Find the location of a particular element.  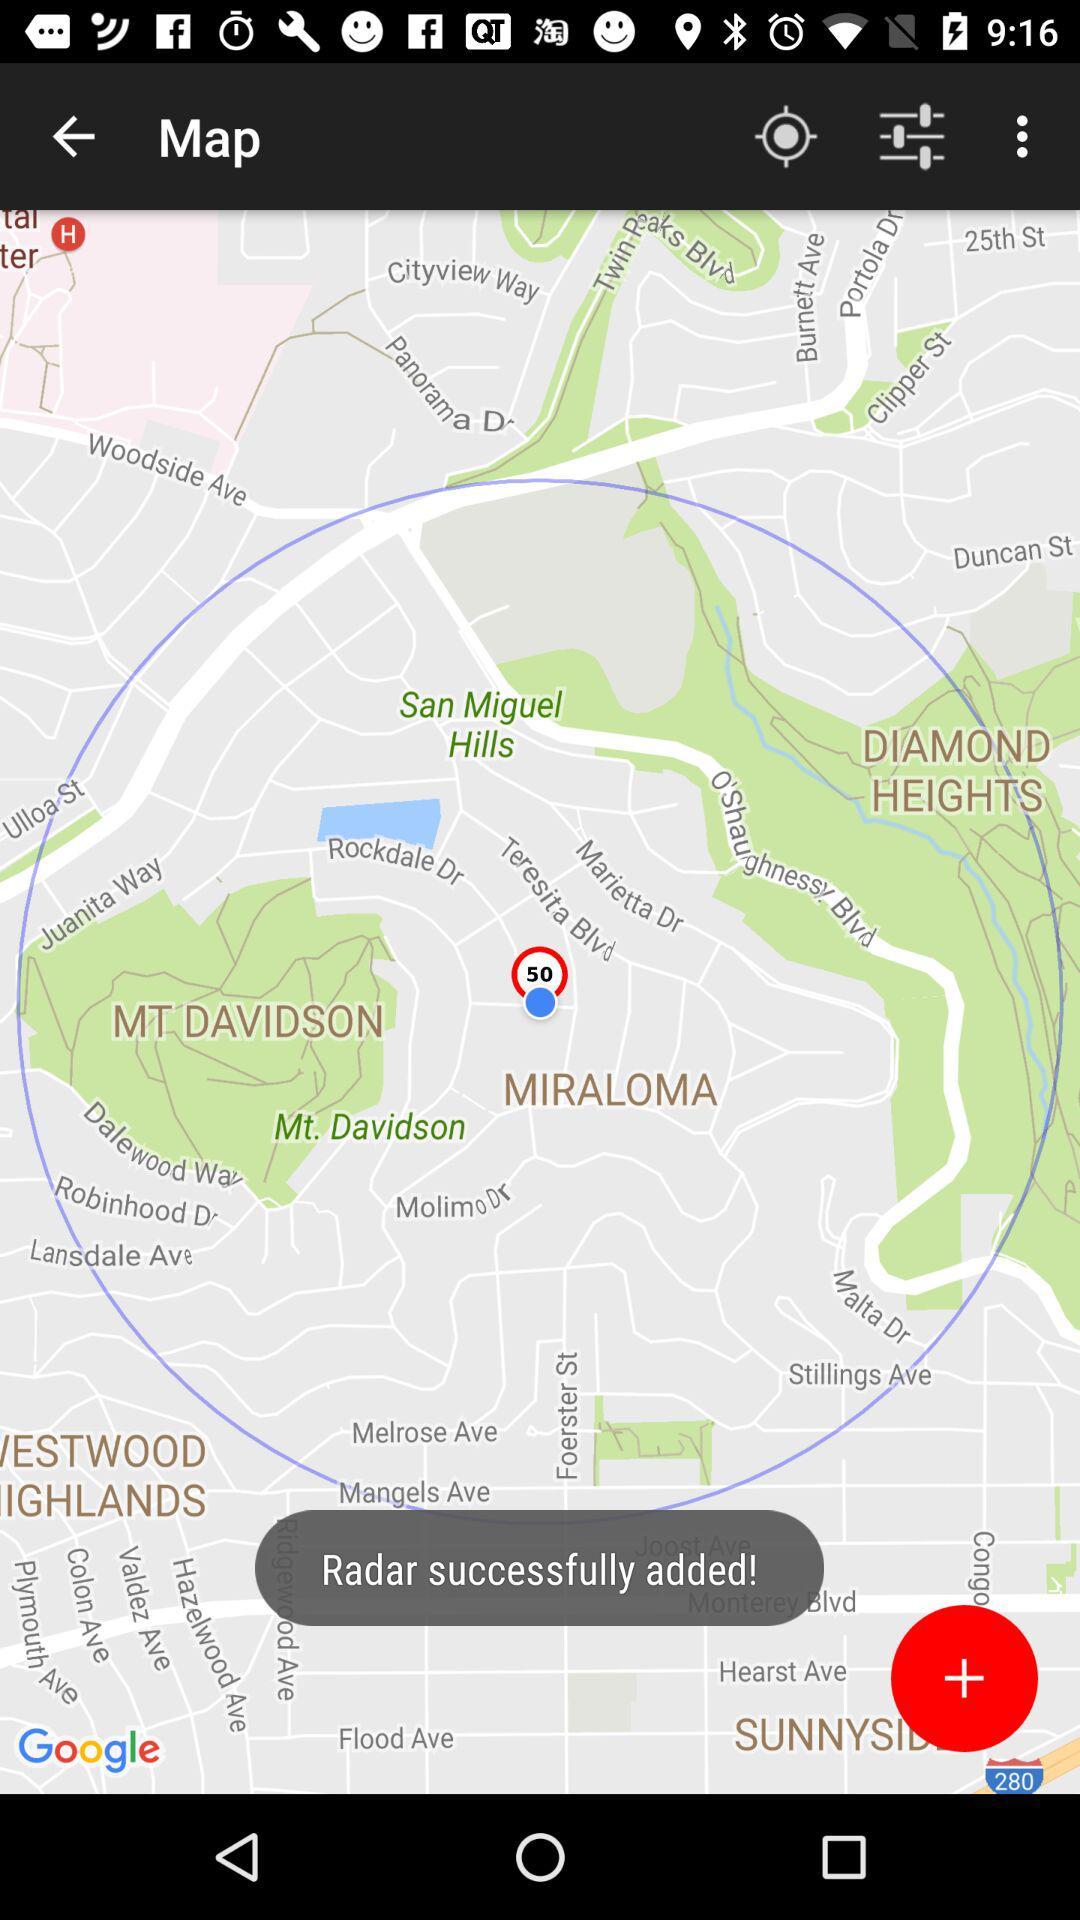

the app to the right of map is located at coordinates (785, 135).